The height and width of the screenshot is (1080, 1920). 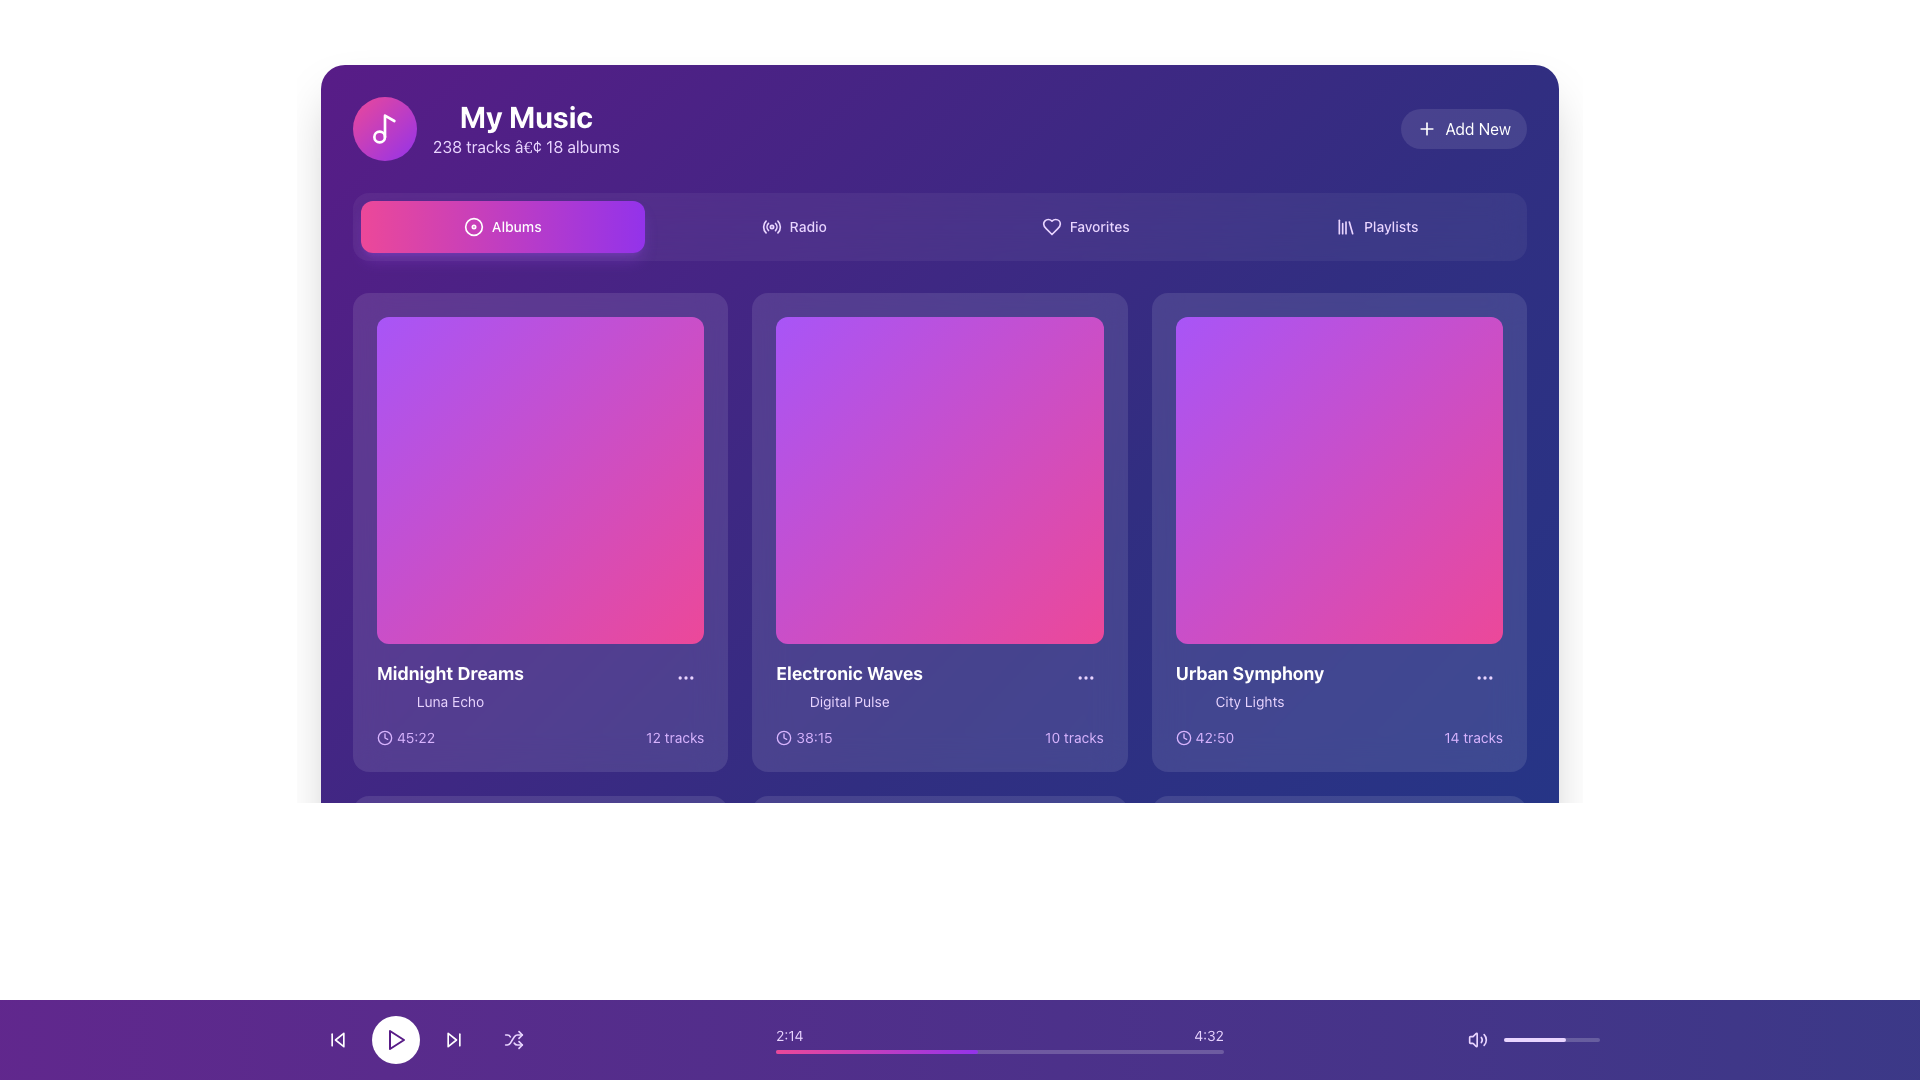 What do you see at coordinates (939, 480) in the screenshot?
I see `the large interactive card component with a gradient background that displays media content, located in the middle of the second row of cards` at bounding box center [939, 480].